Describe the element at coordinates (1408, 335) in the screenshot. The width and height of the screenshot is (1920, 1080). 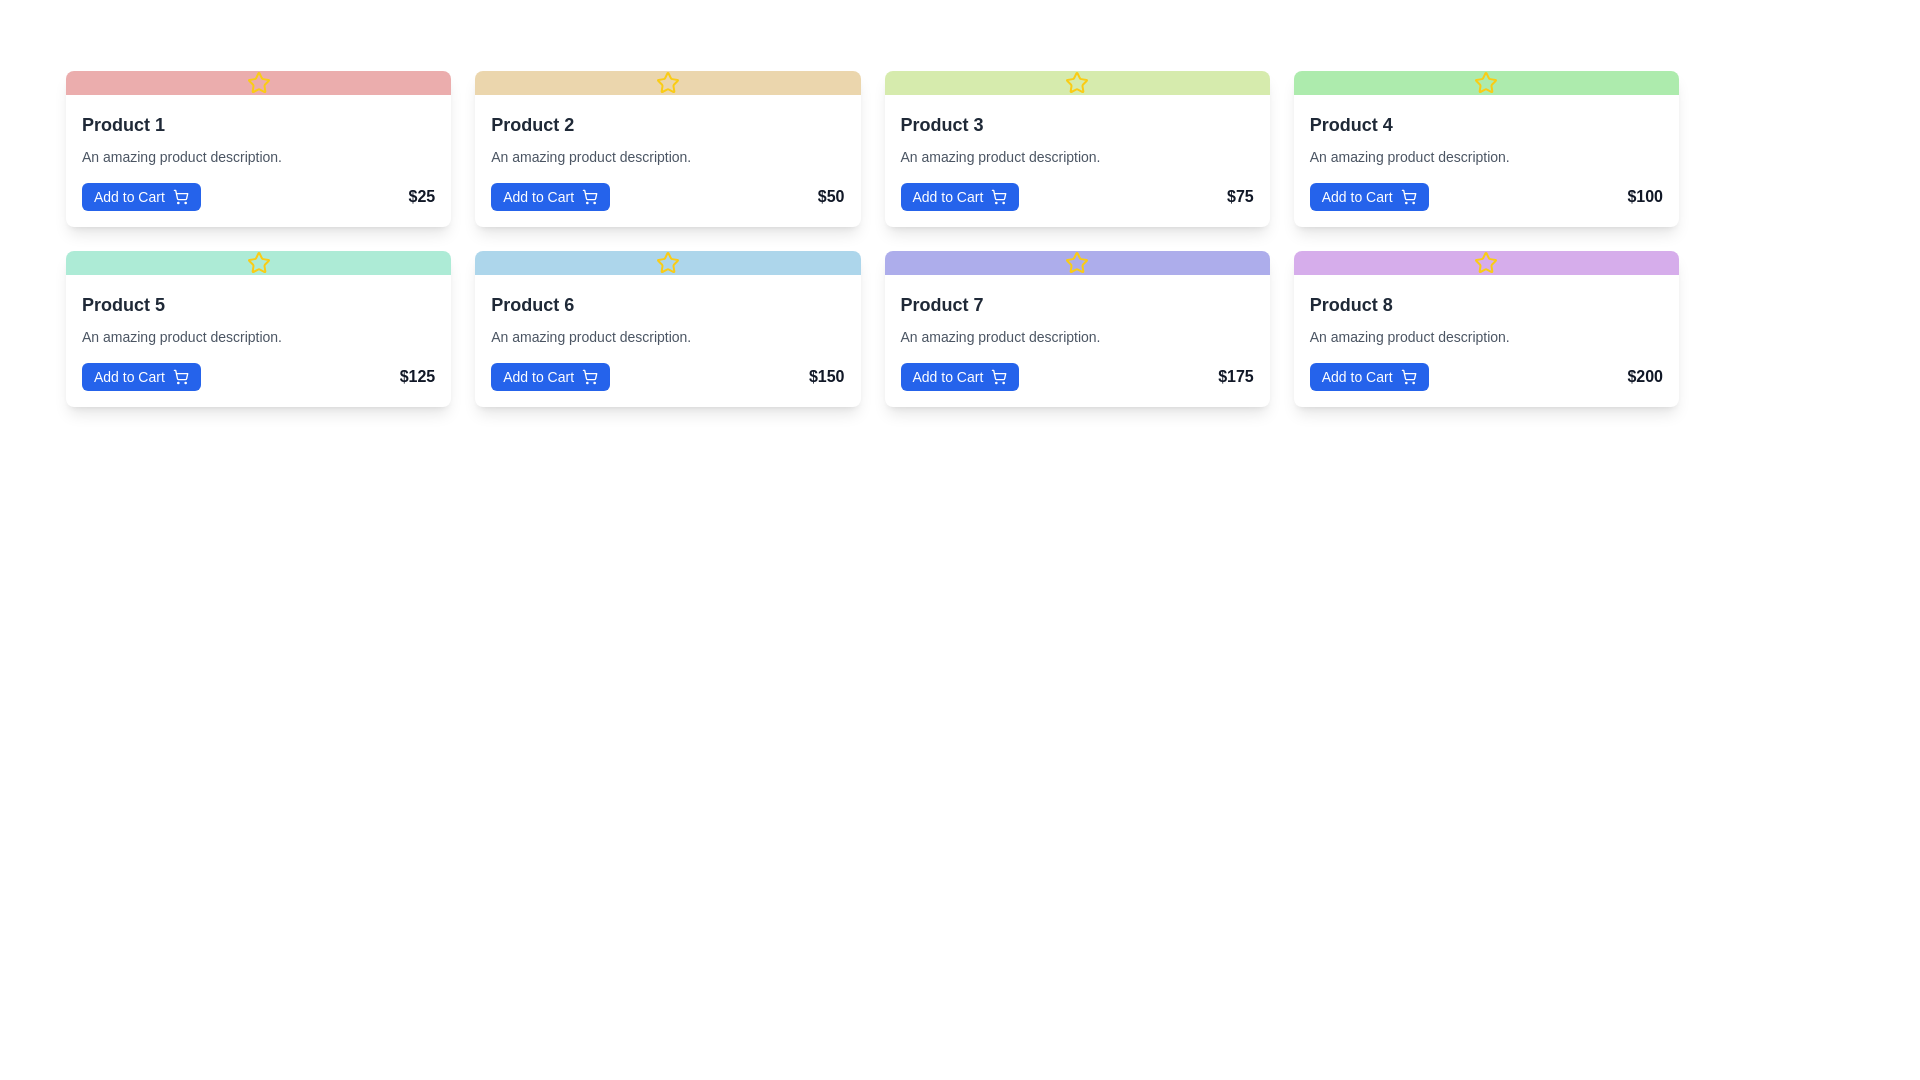
I see `the text component that reads 'An amazing product description.' located under the product title 'Product 8'` at that location.